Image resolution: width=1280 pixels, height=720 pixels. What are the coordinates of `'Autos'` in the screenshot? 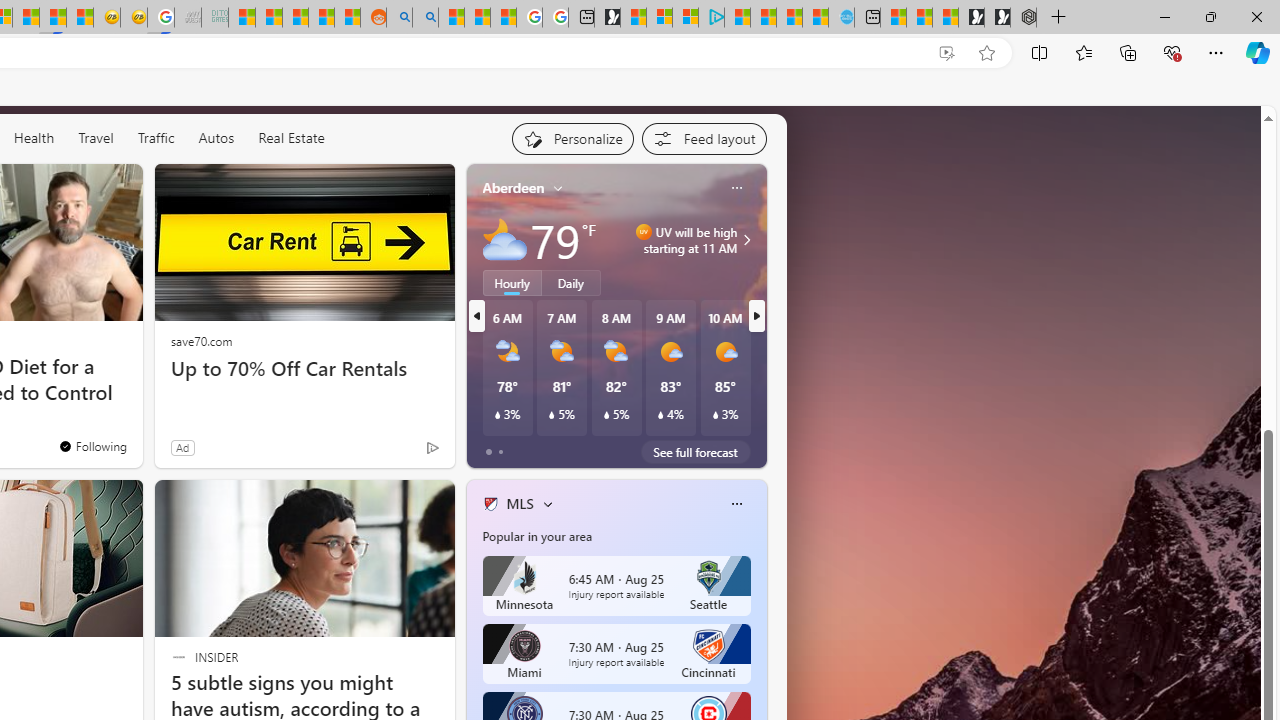 It's located at (216, 136).